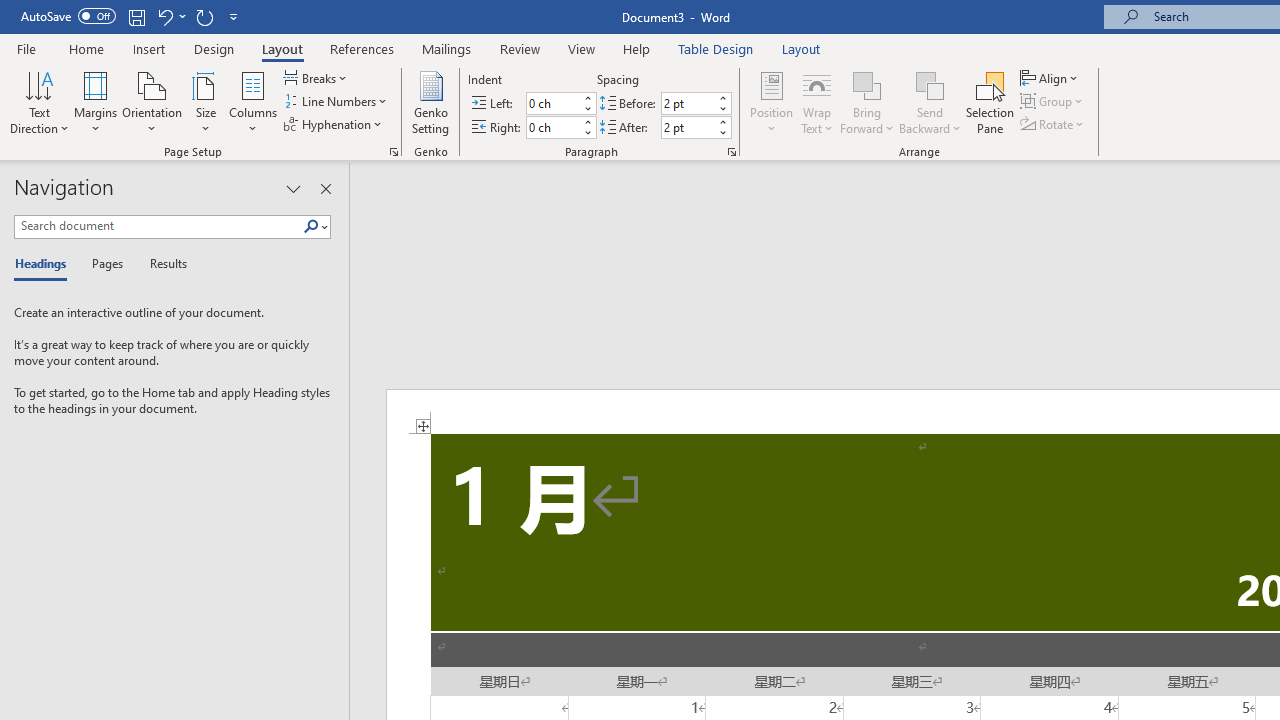  What do you see at coordinates (252, 103) in the screenshot?
I see `'Columns'` at bounding box center [252, 103].